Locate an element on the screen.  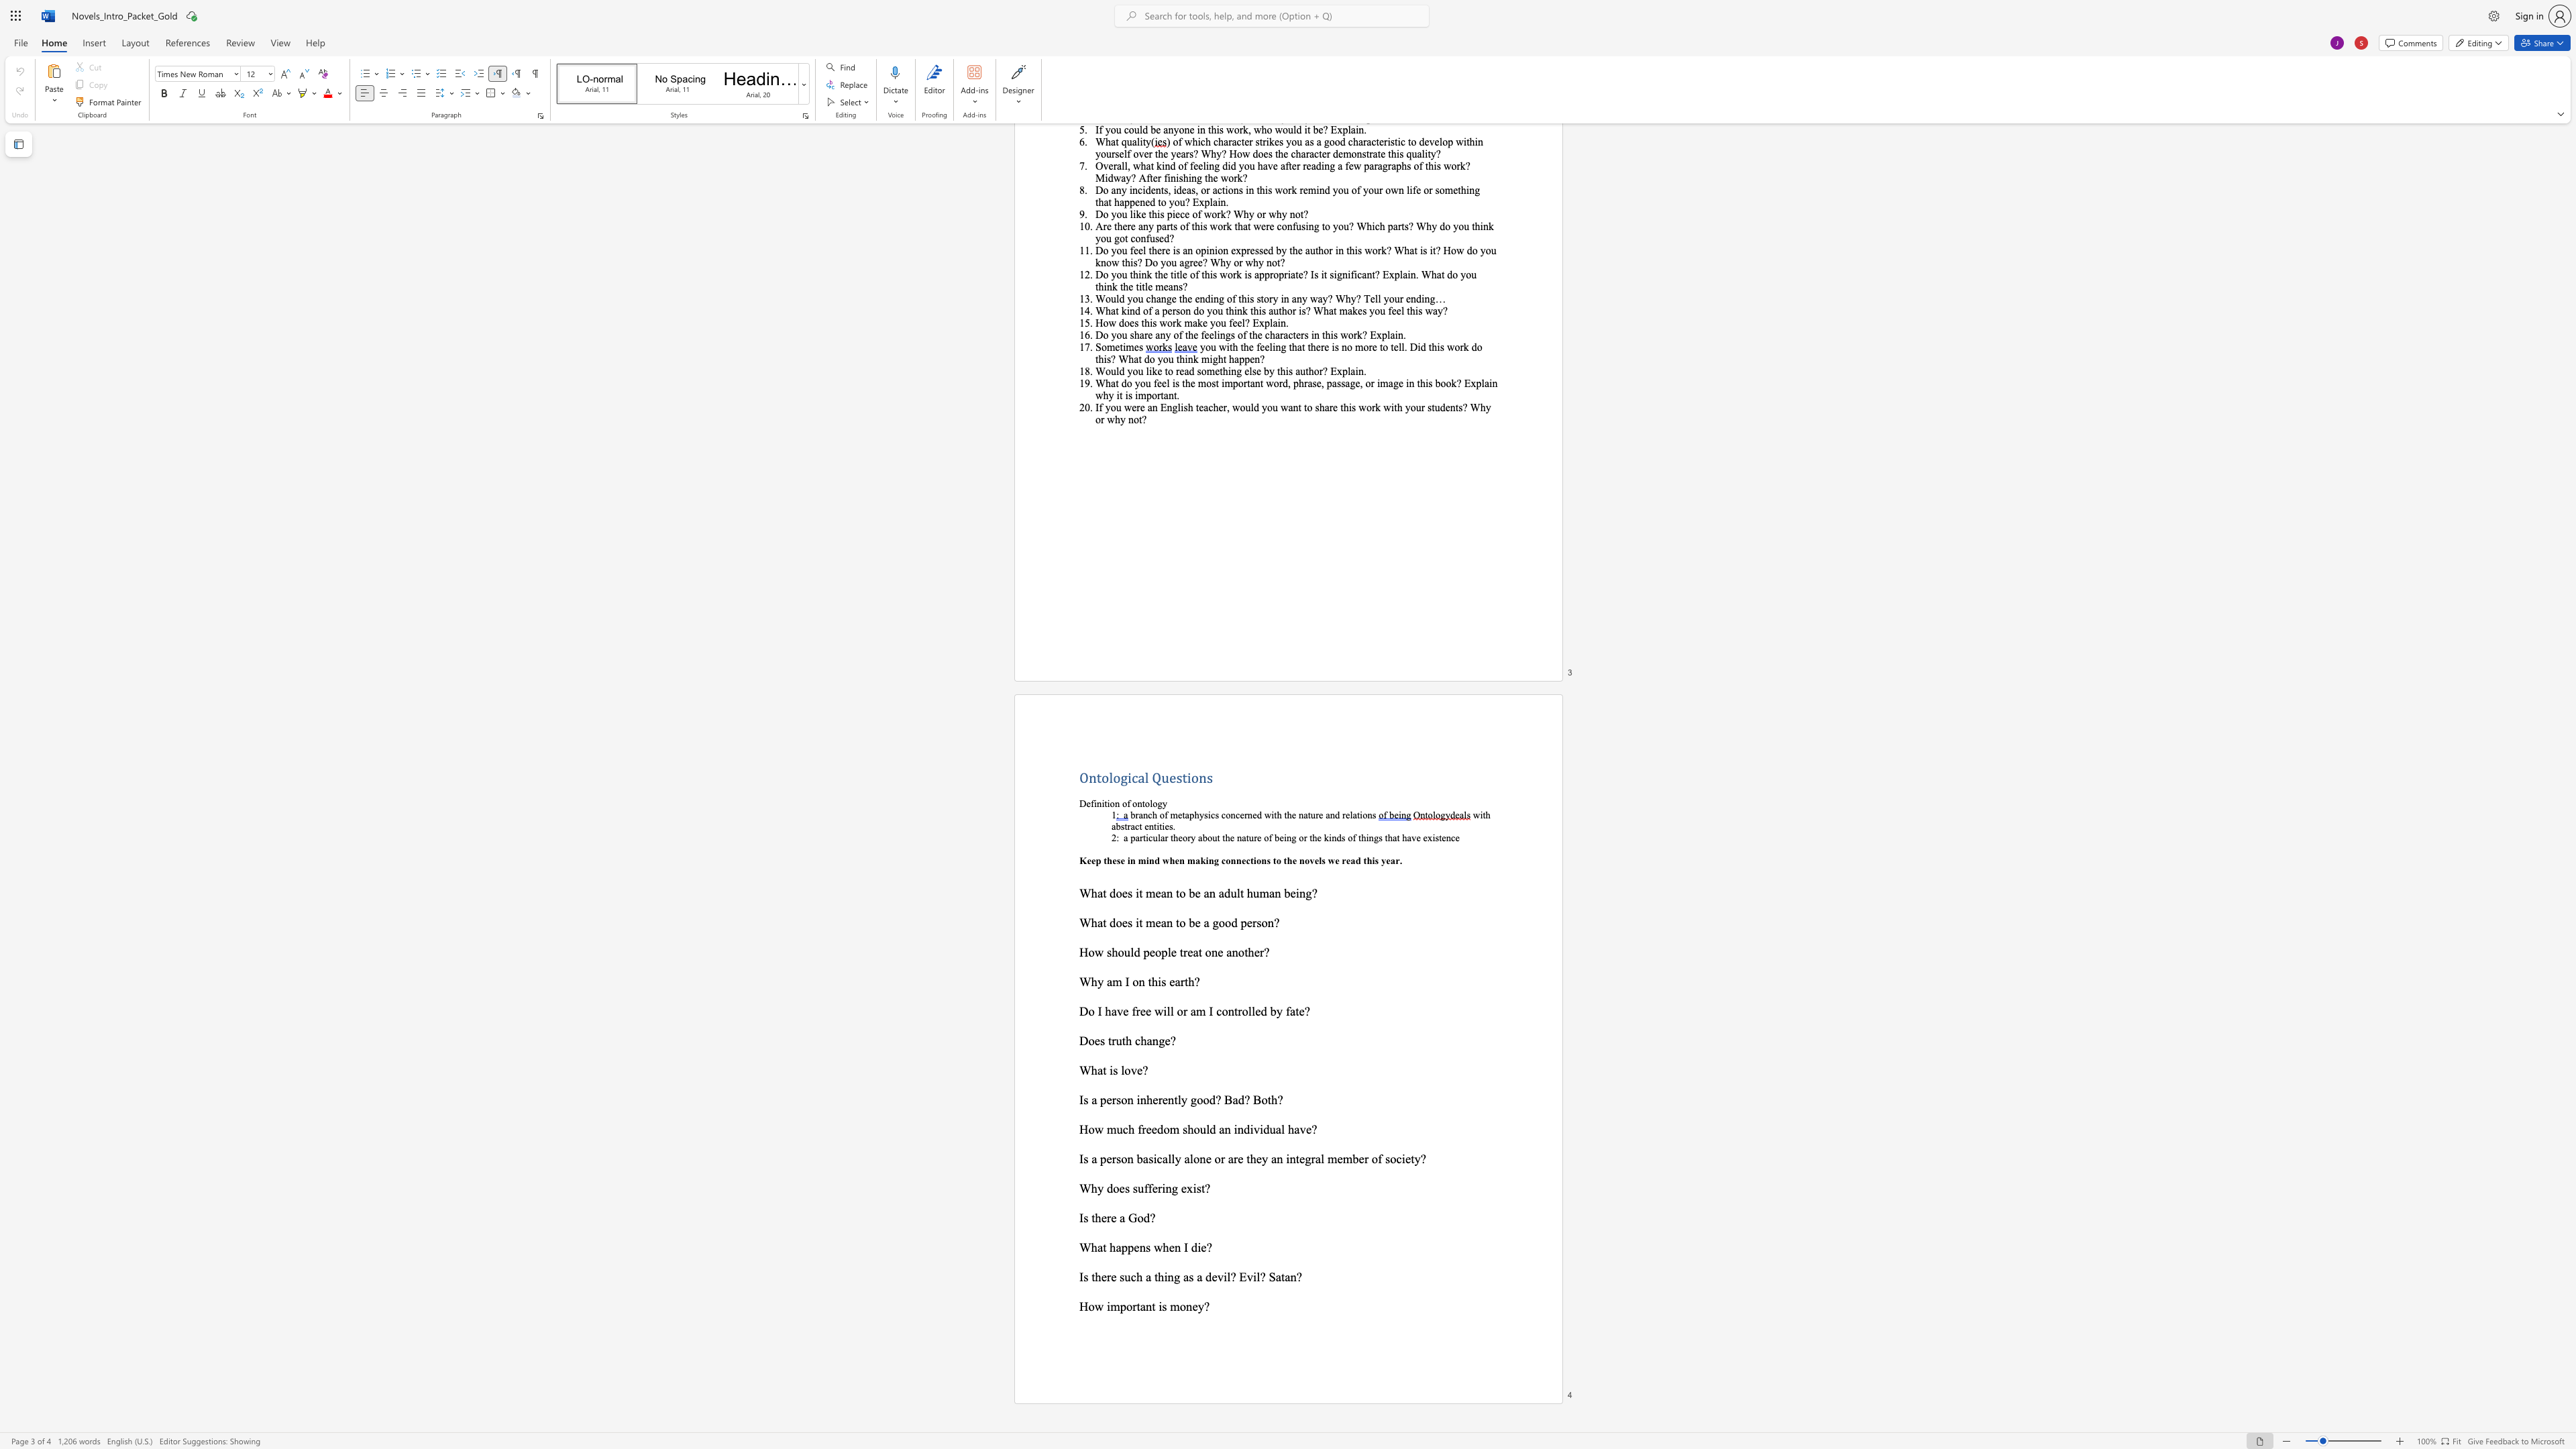
the subset text "lly alo" within the text "basically alone" is located at coordinates (1167, 1158).